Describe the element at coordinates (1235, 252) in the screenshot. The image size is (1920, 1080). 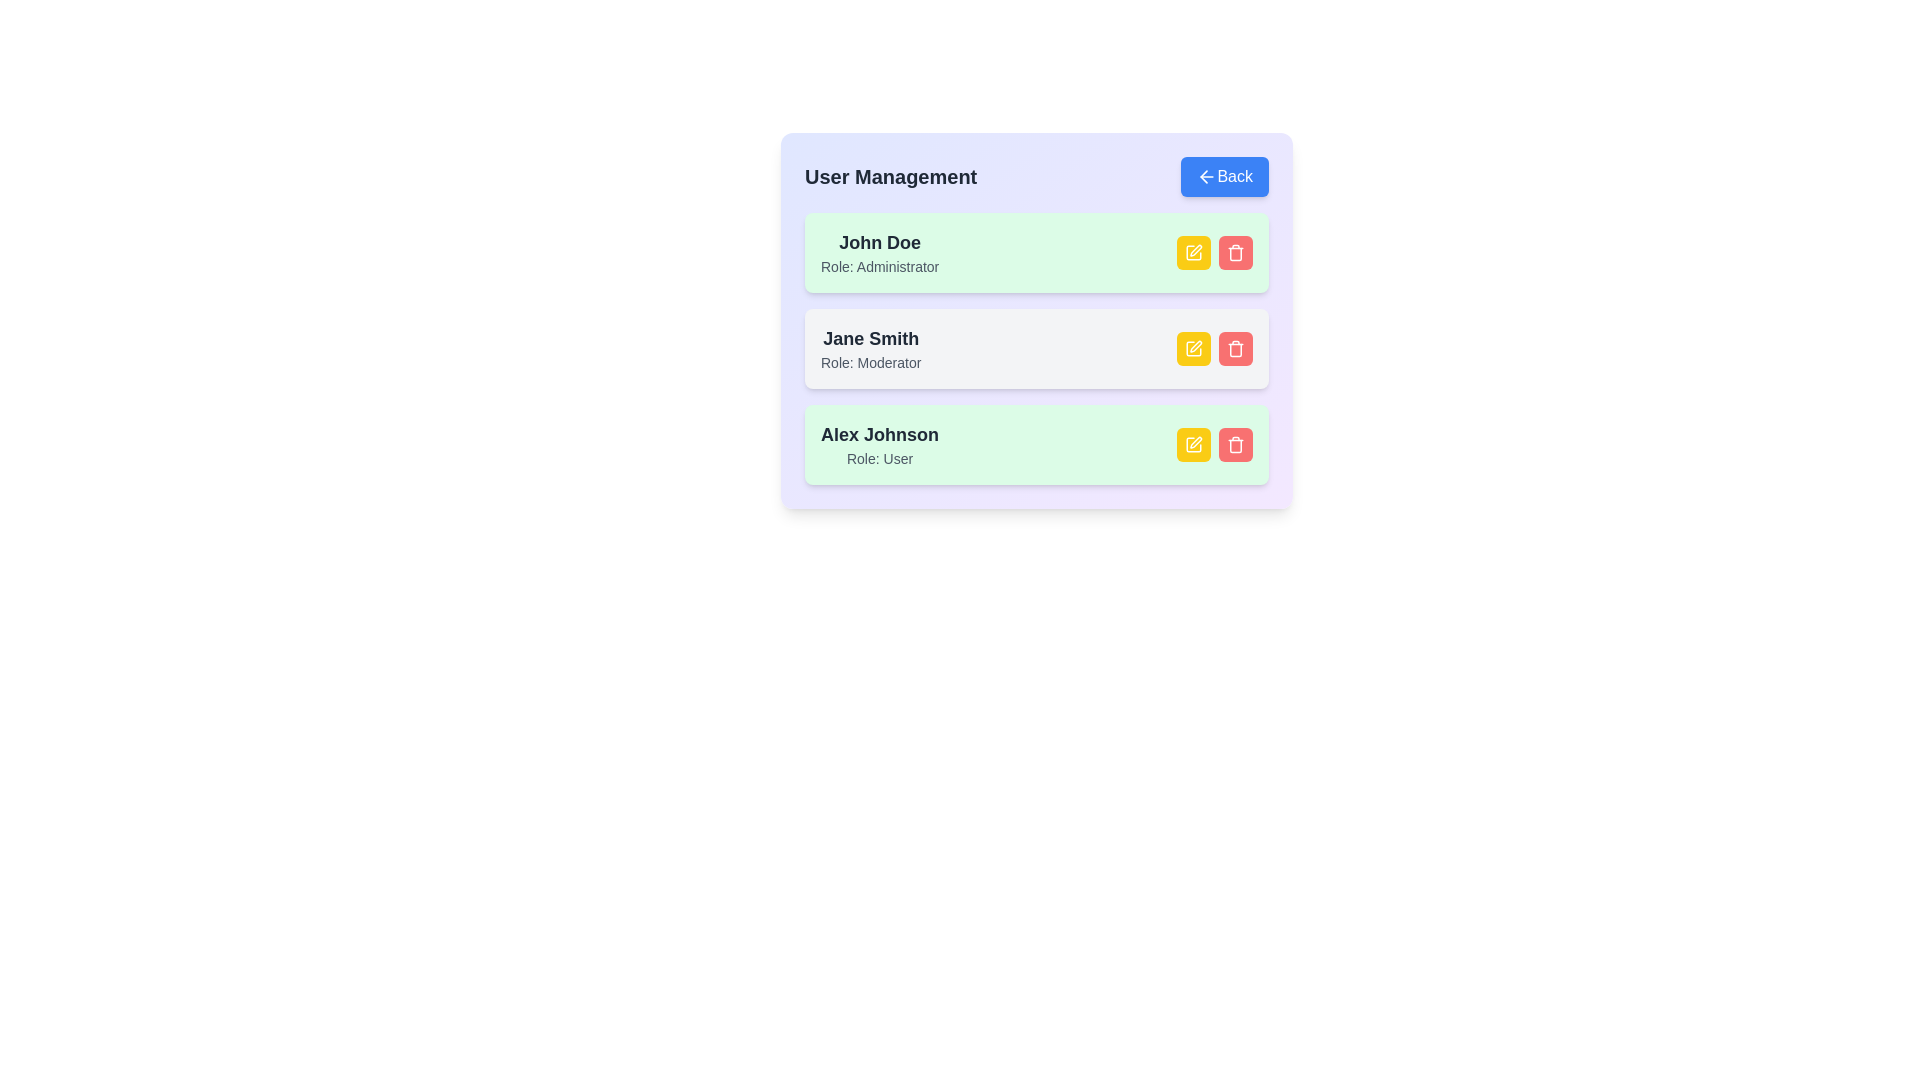
I see `delete button for the user John Doe` at that location.